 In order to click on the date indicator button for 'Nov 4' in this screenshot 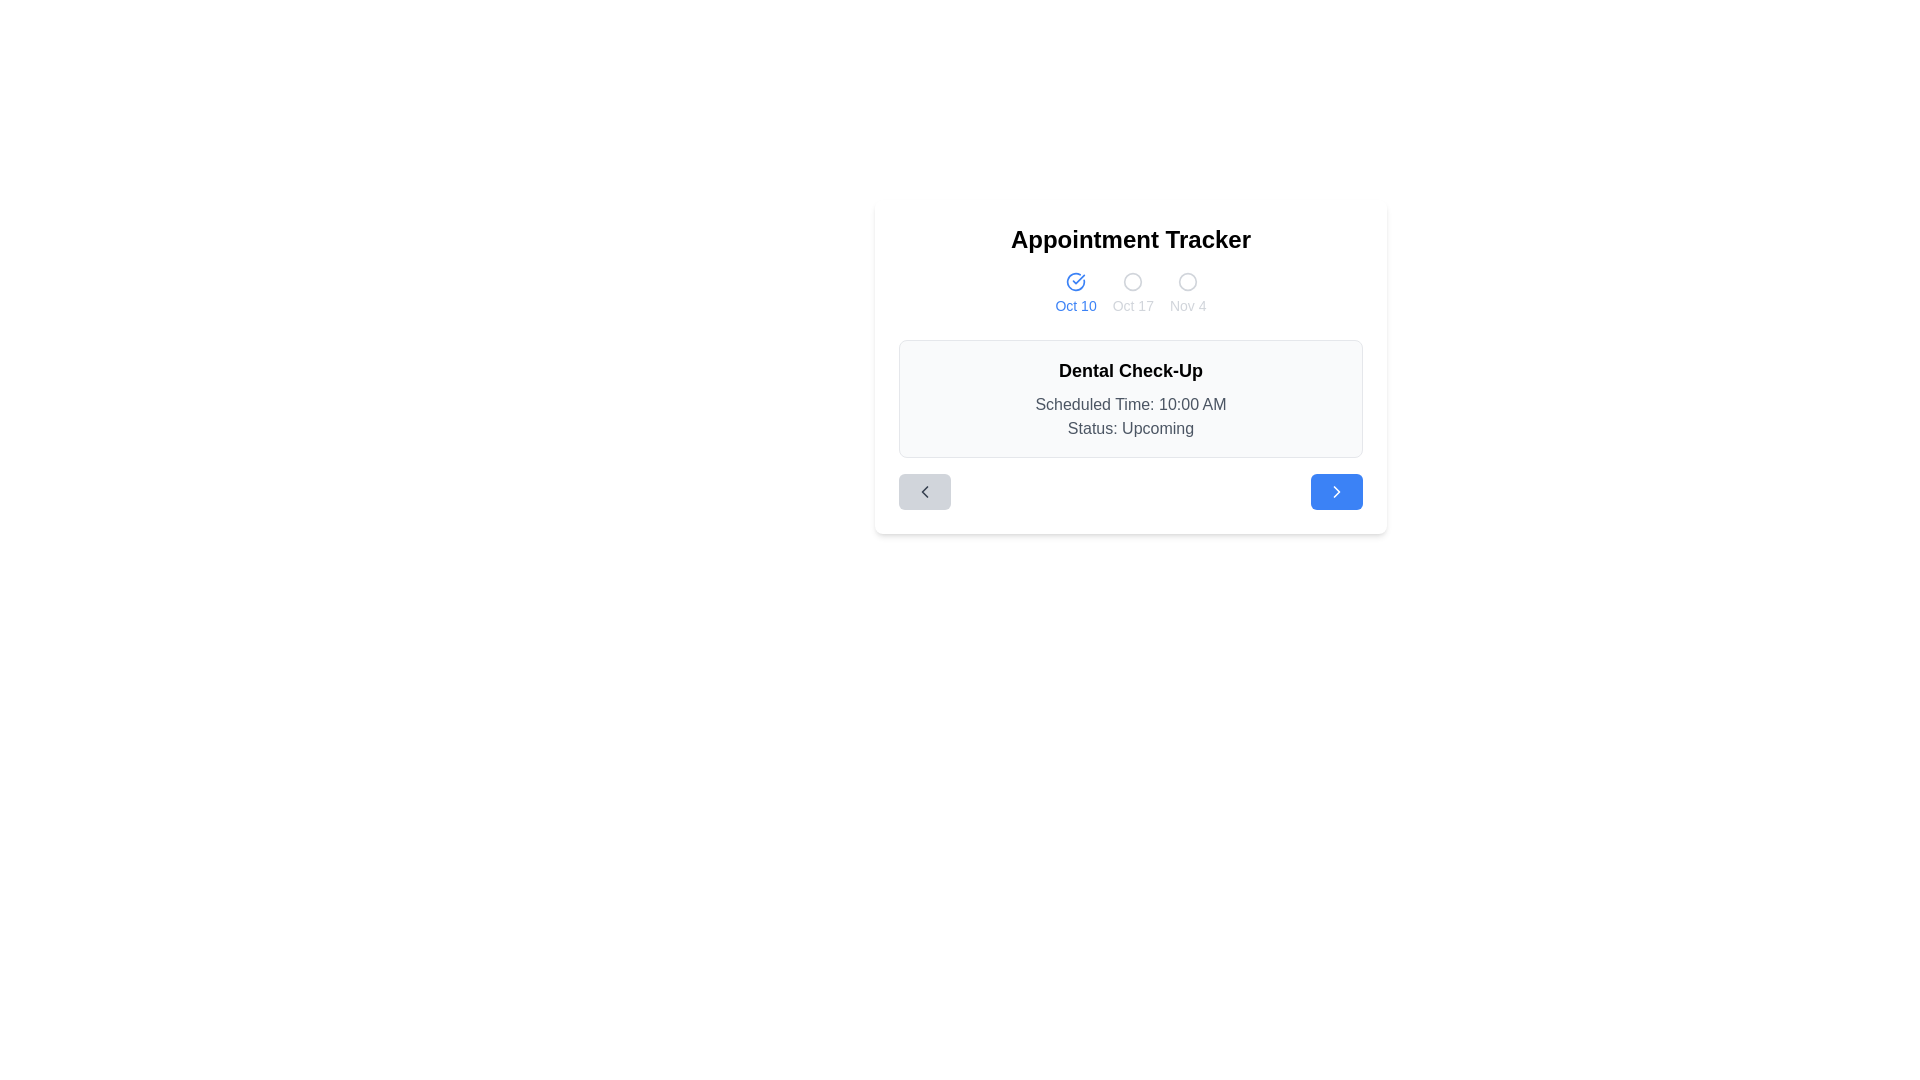, I will do `click(1188, 293)`.